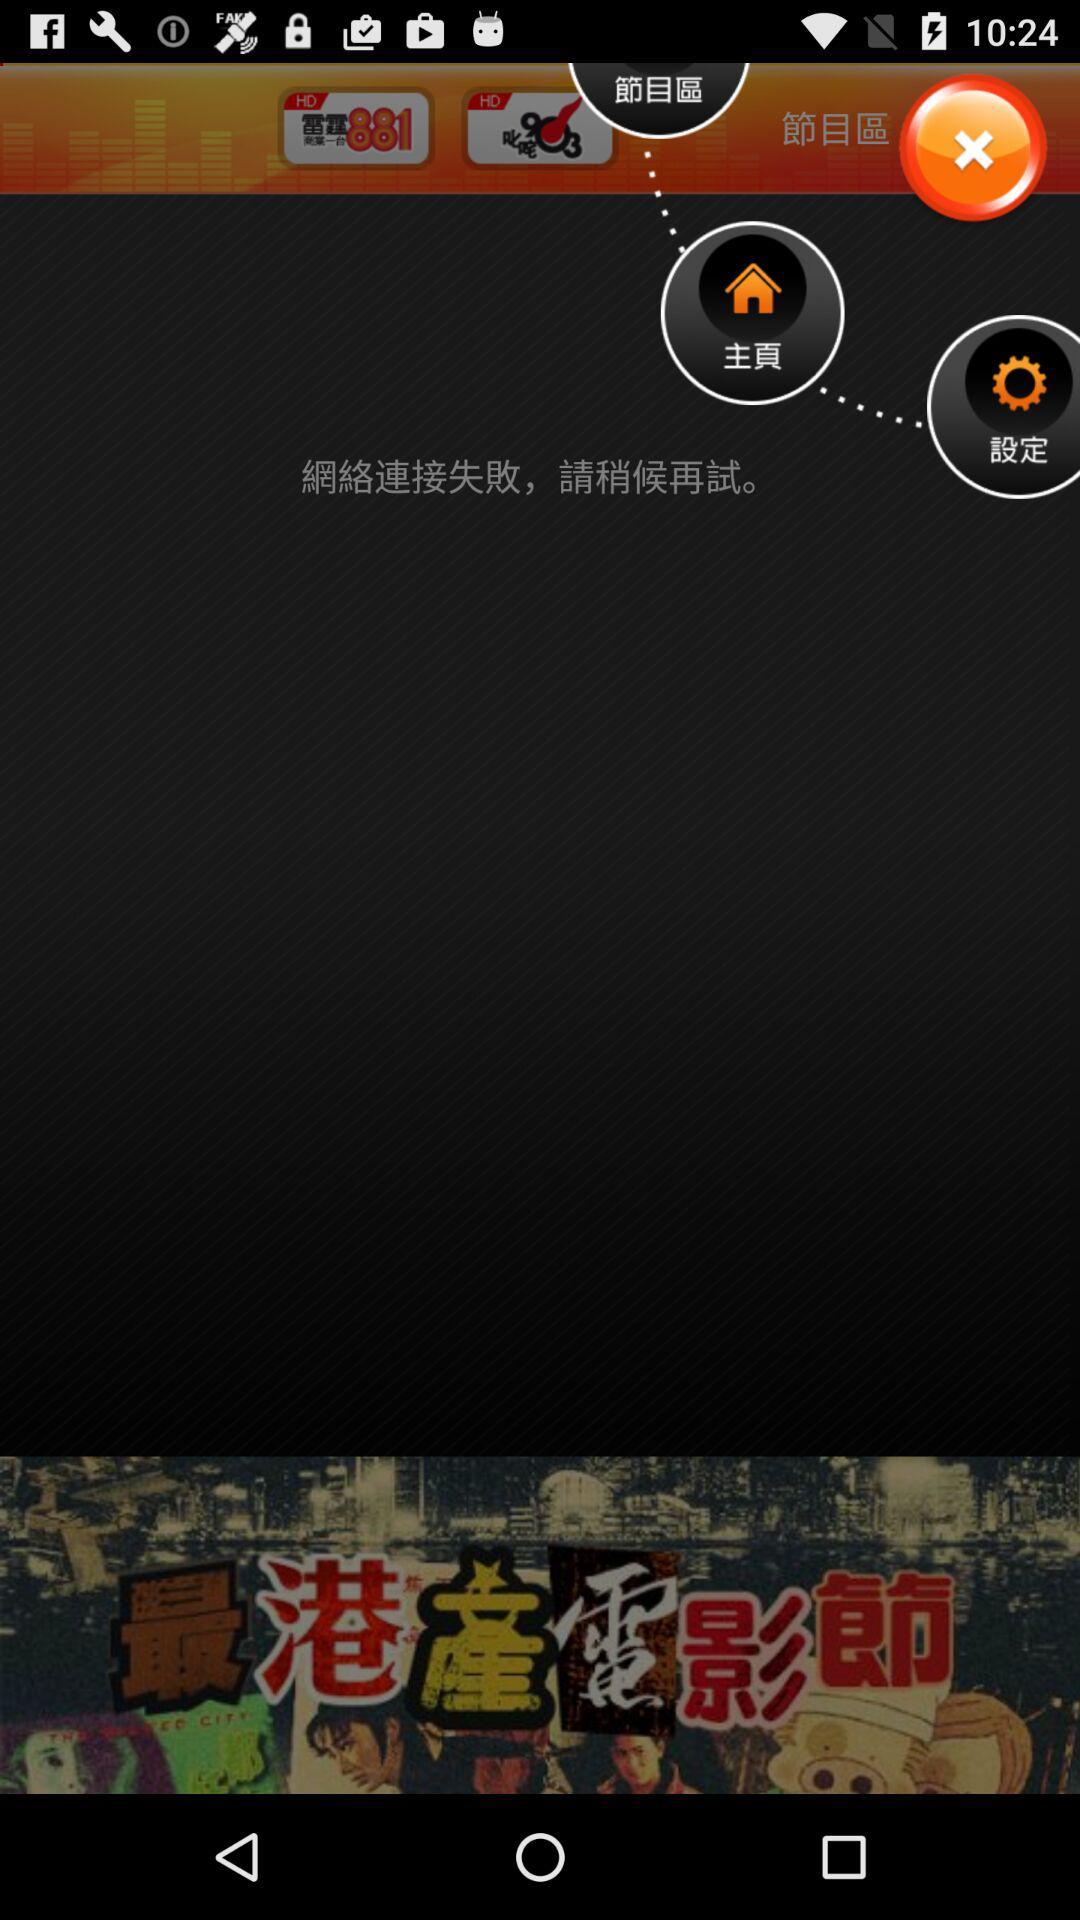 Image resolution: width=1080 pixels, height=1920 pixels. Describe the element at coordinates (971, 160) in the screenshot. I see `the close icon` at that location.